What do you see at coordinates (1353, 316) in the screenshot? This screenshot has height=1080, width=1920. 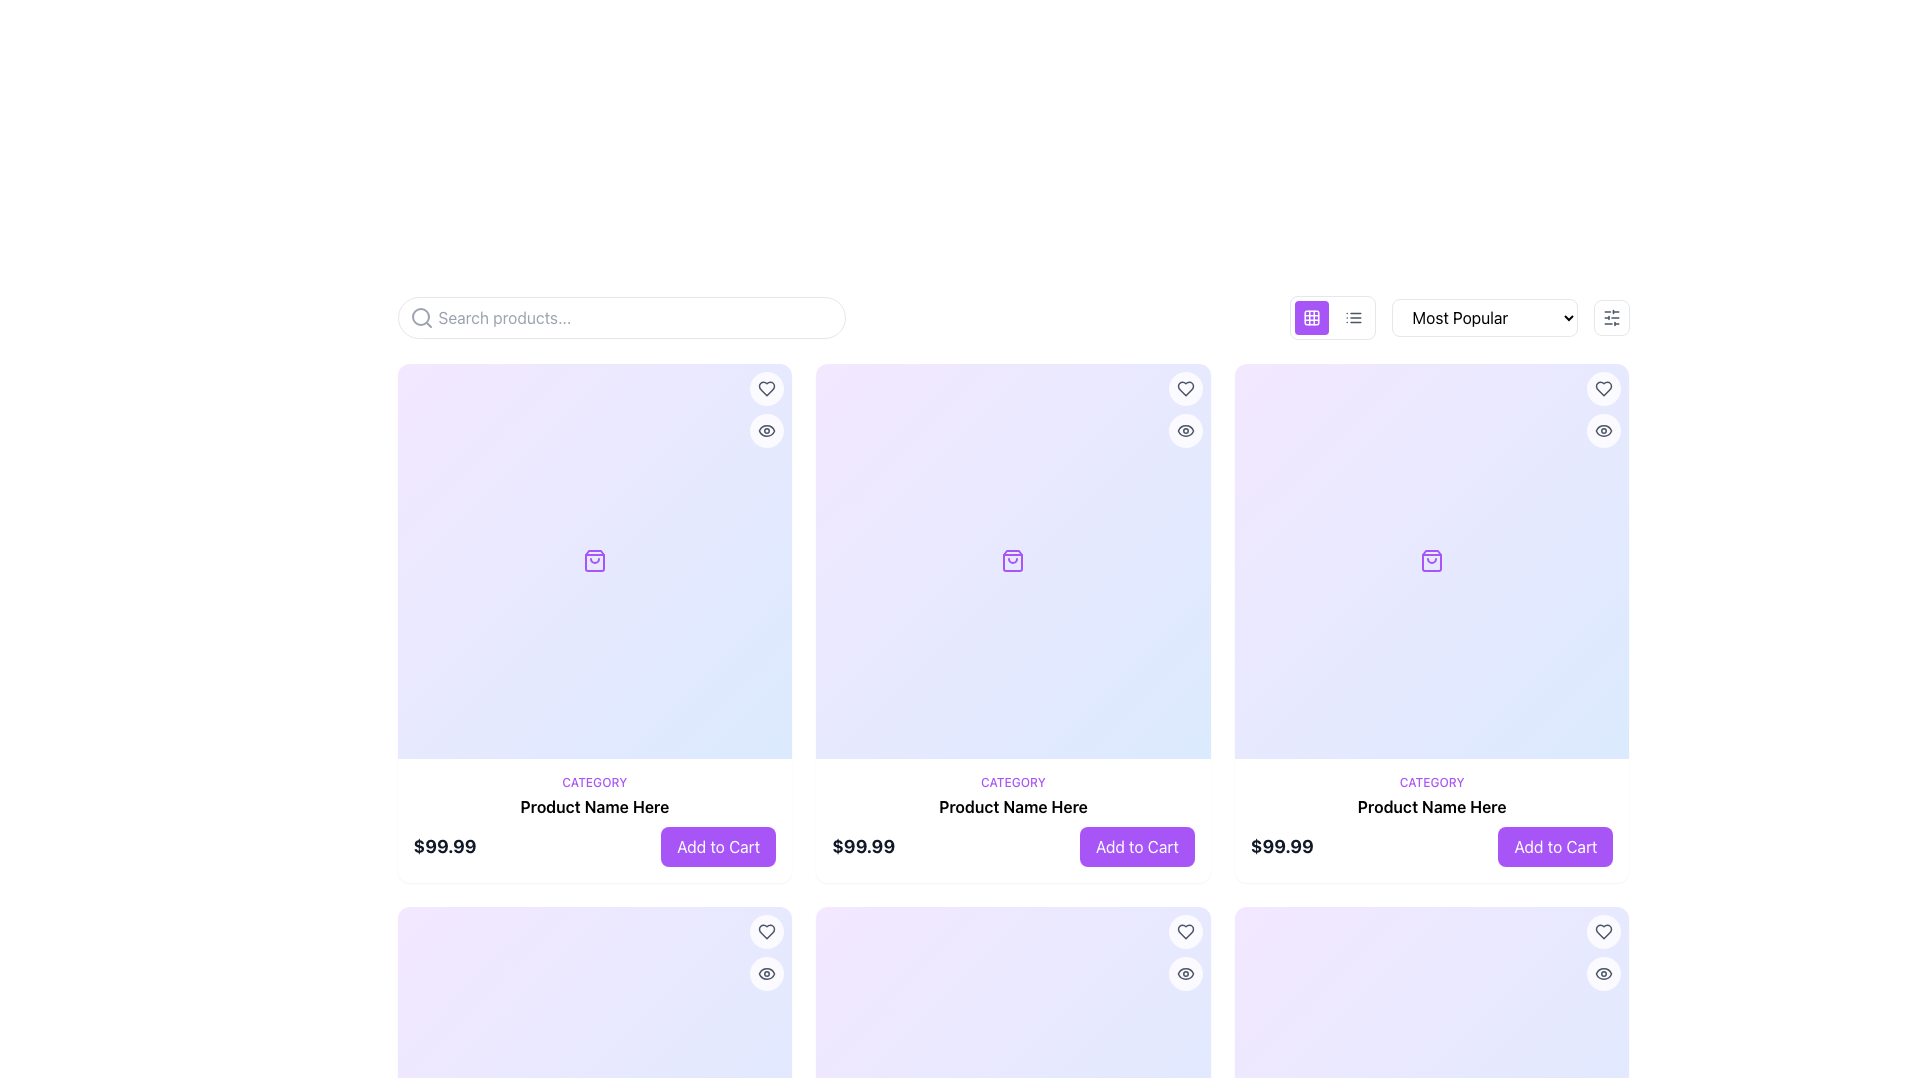 I see `the second button in the utility section of the upper-right corner of the interface for interaction` at bounding box center [1353, 316].